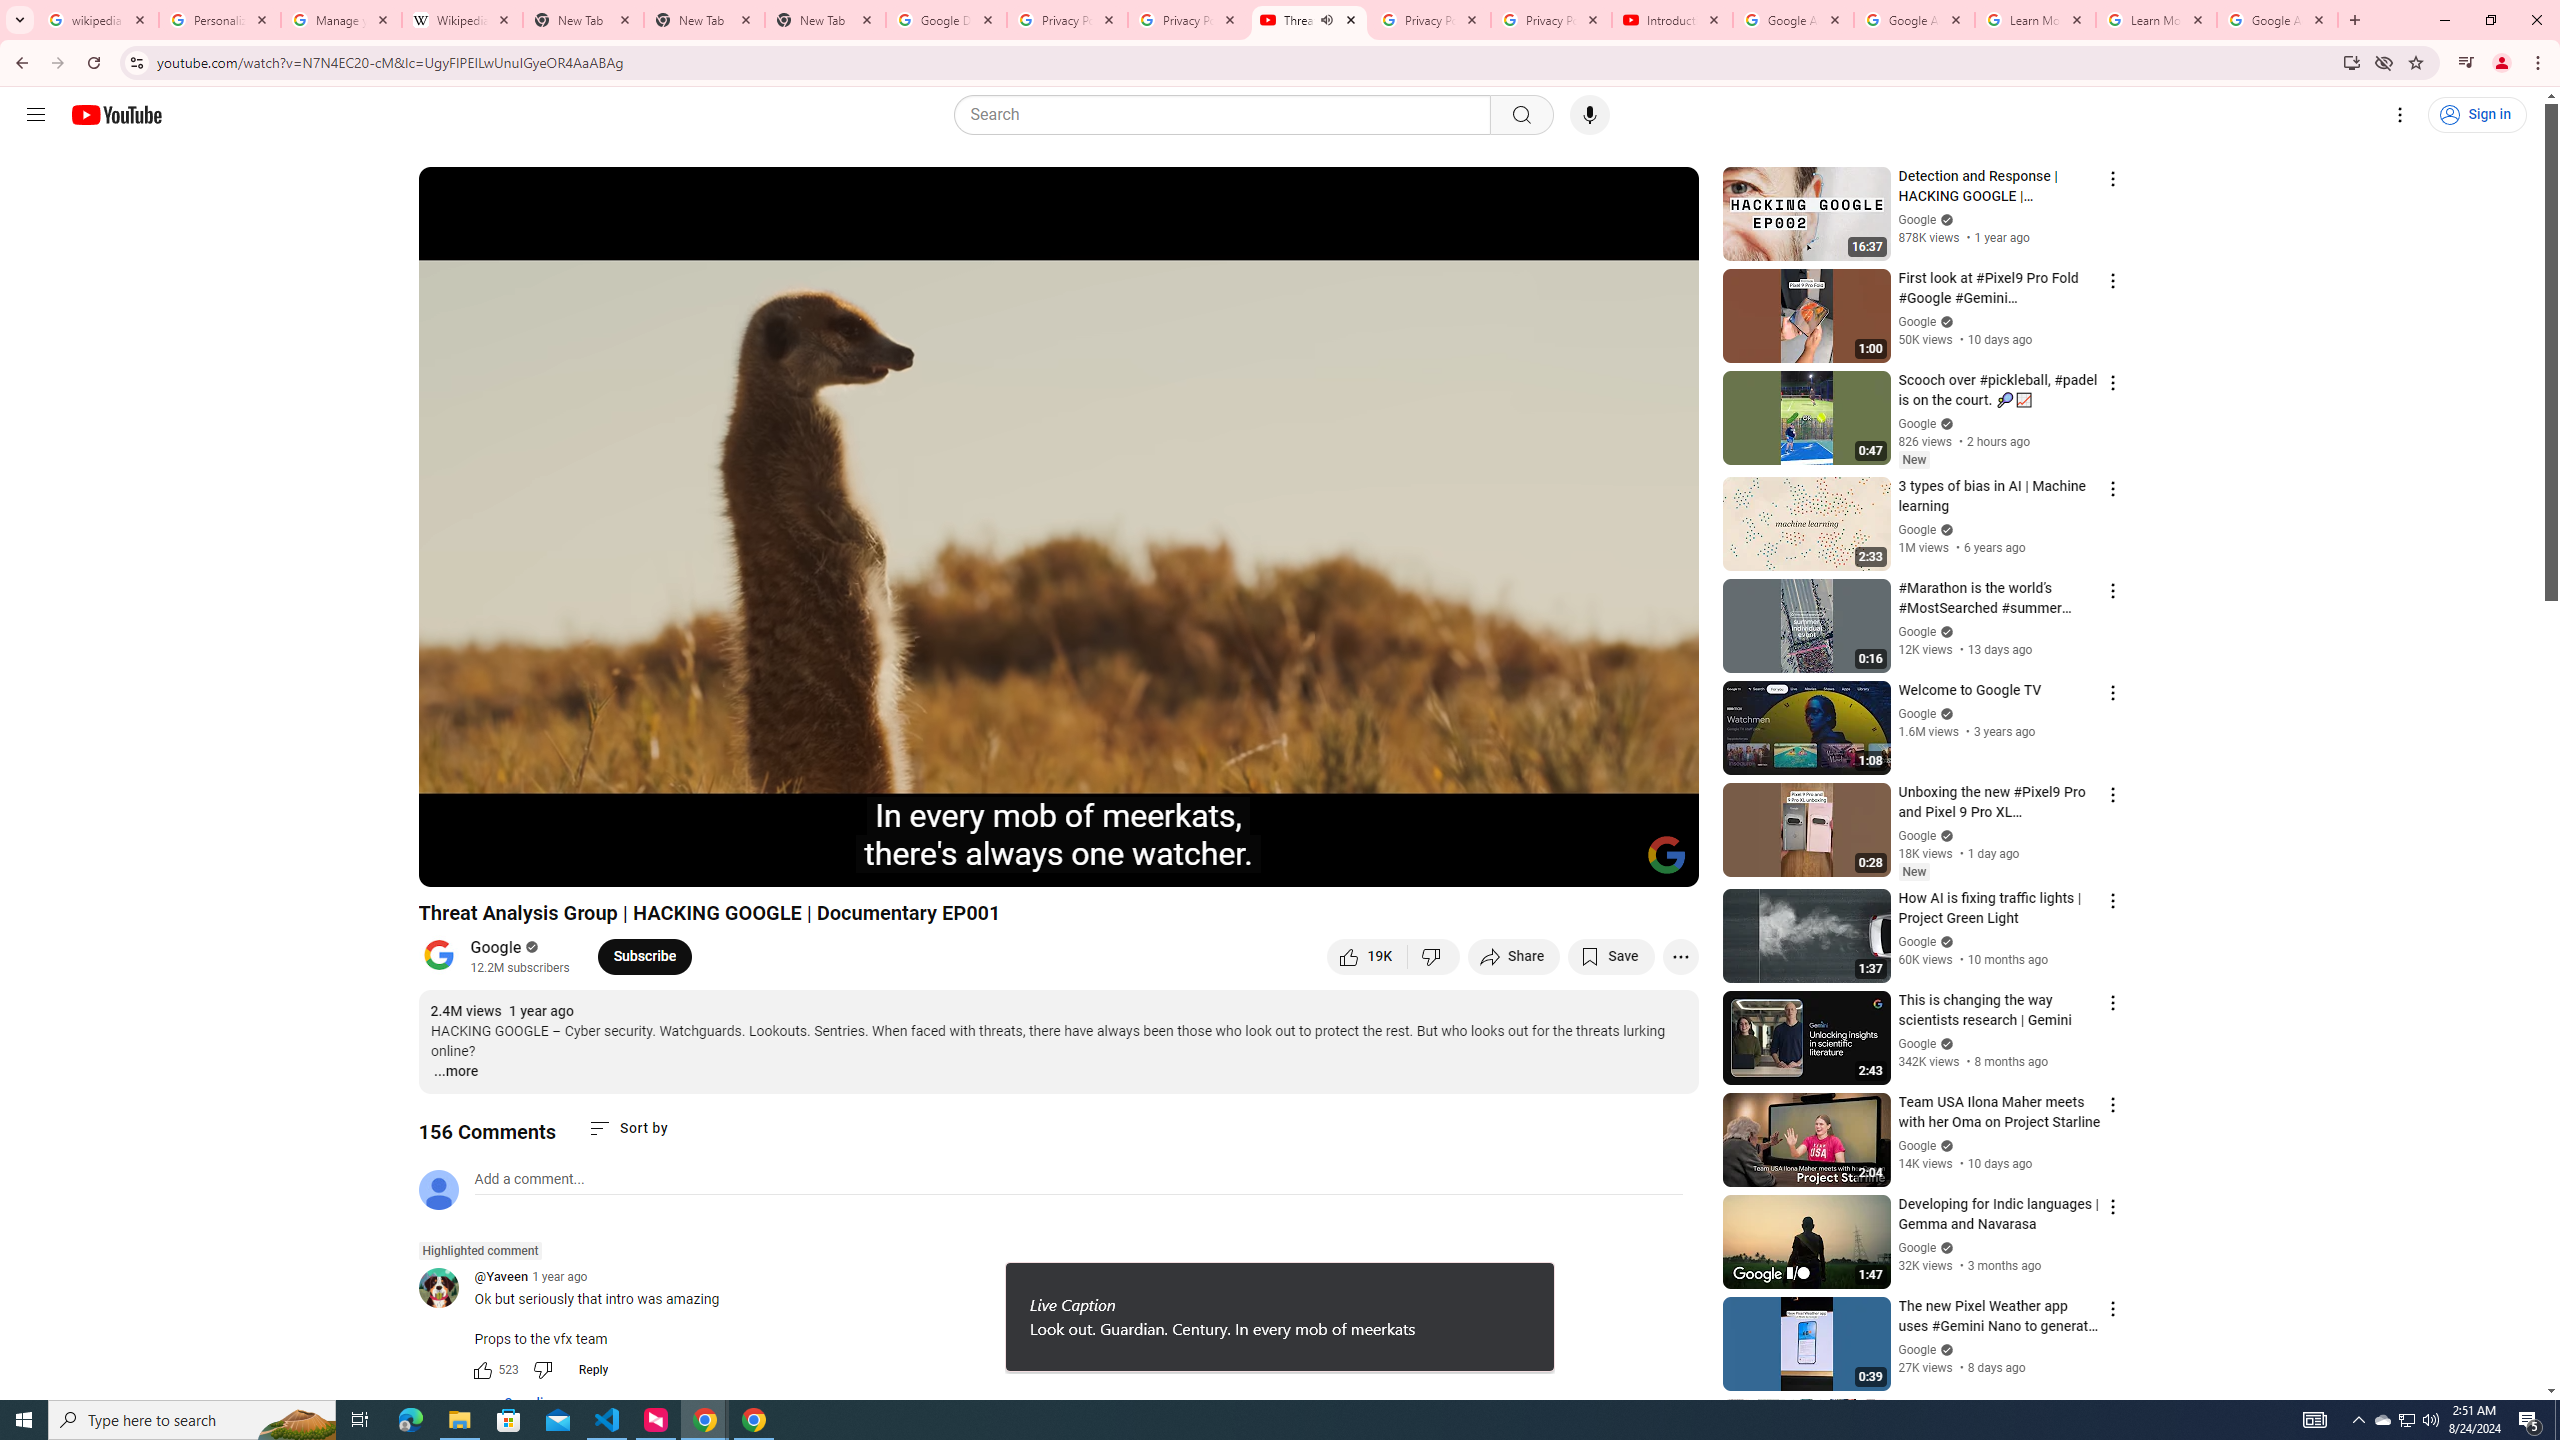 This screenshot has height=1440, width=2560. What do you see at coordinates (220, 19) in the screenshot?
I see `'Personalization & Google Search results - Google Search Help'` at bounding box center [220, 19].